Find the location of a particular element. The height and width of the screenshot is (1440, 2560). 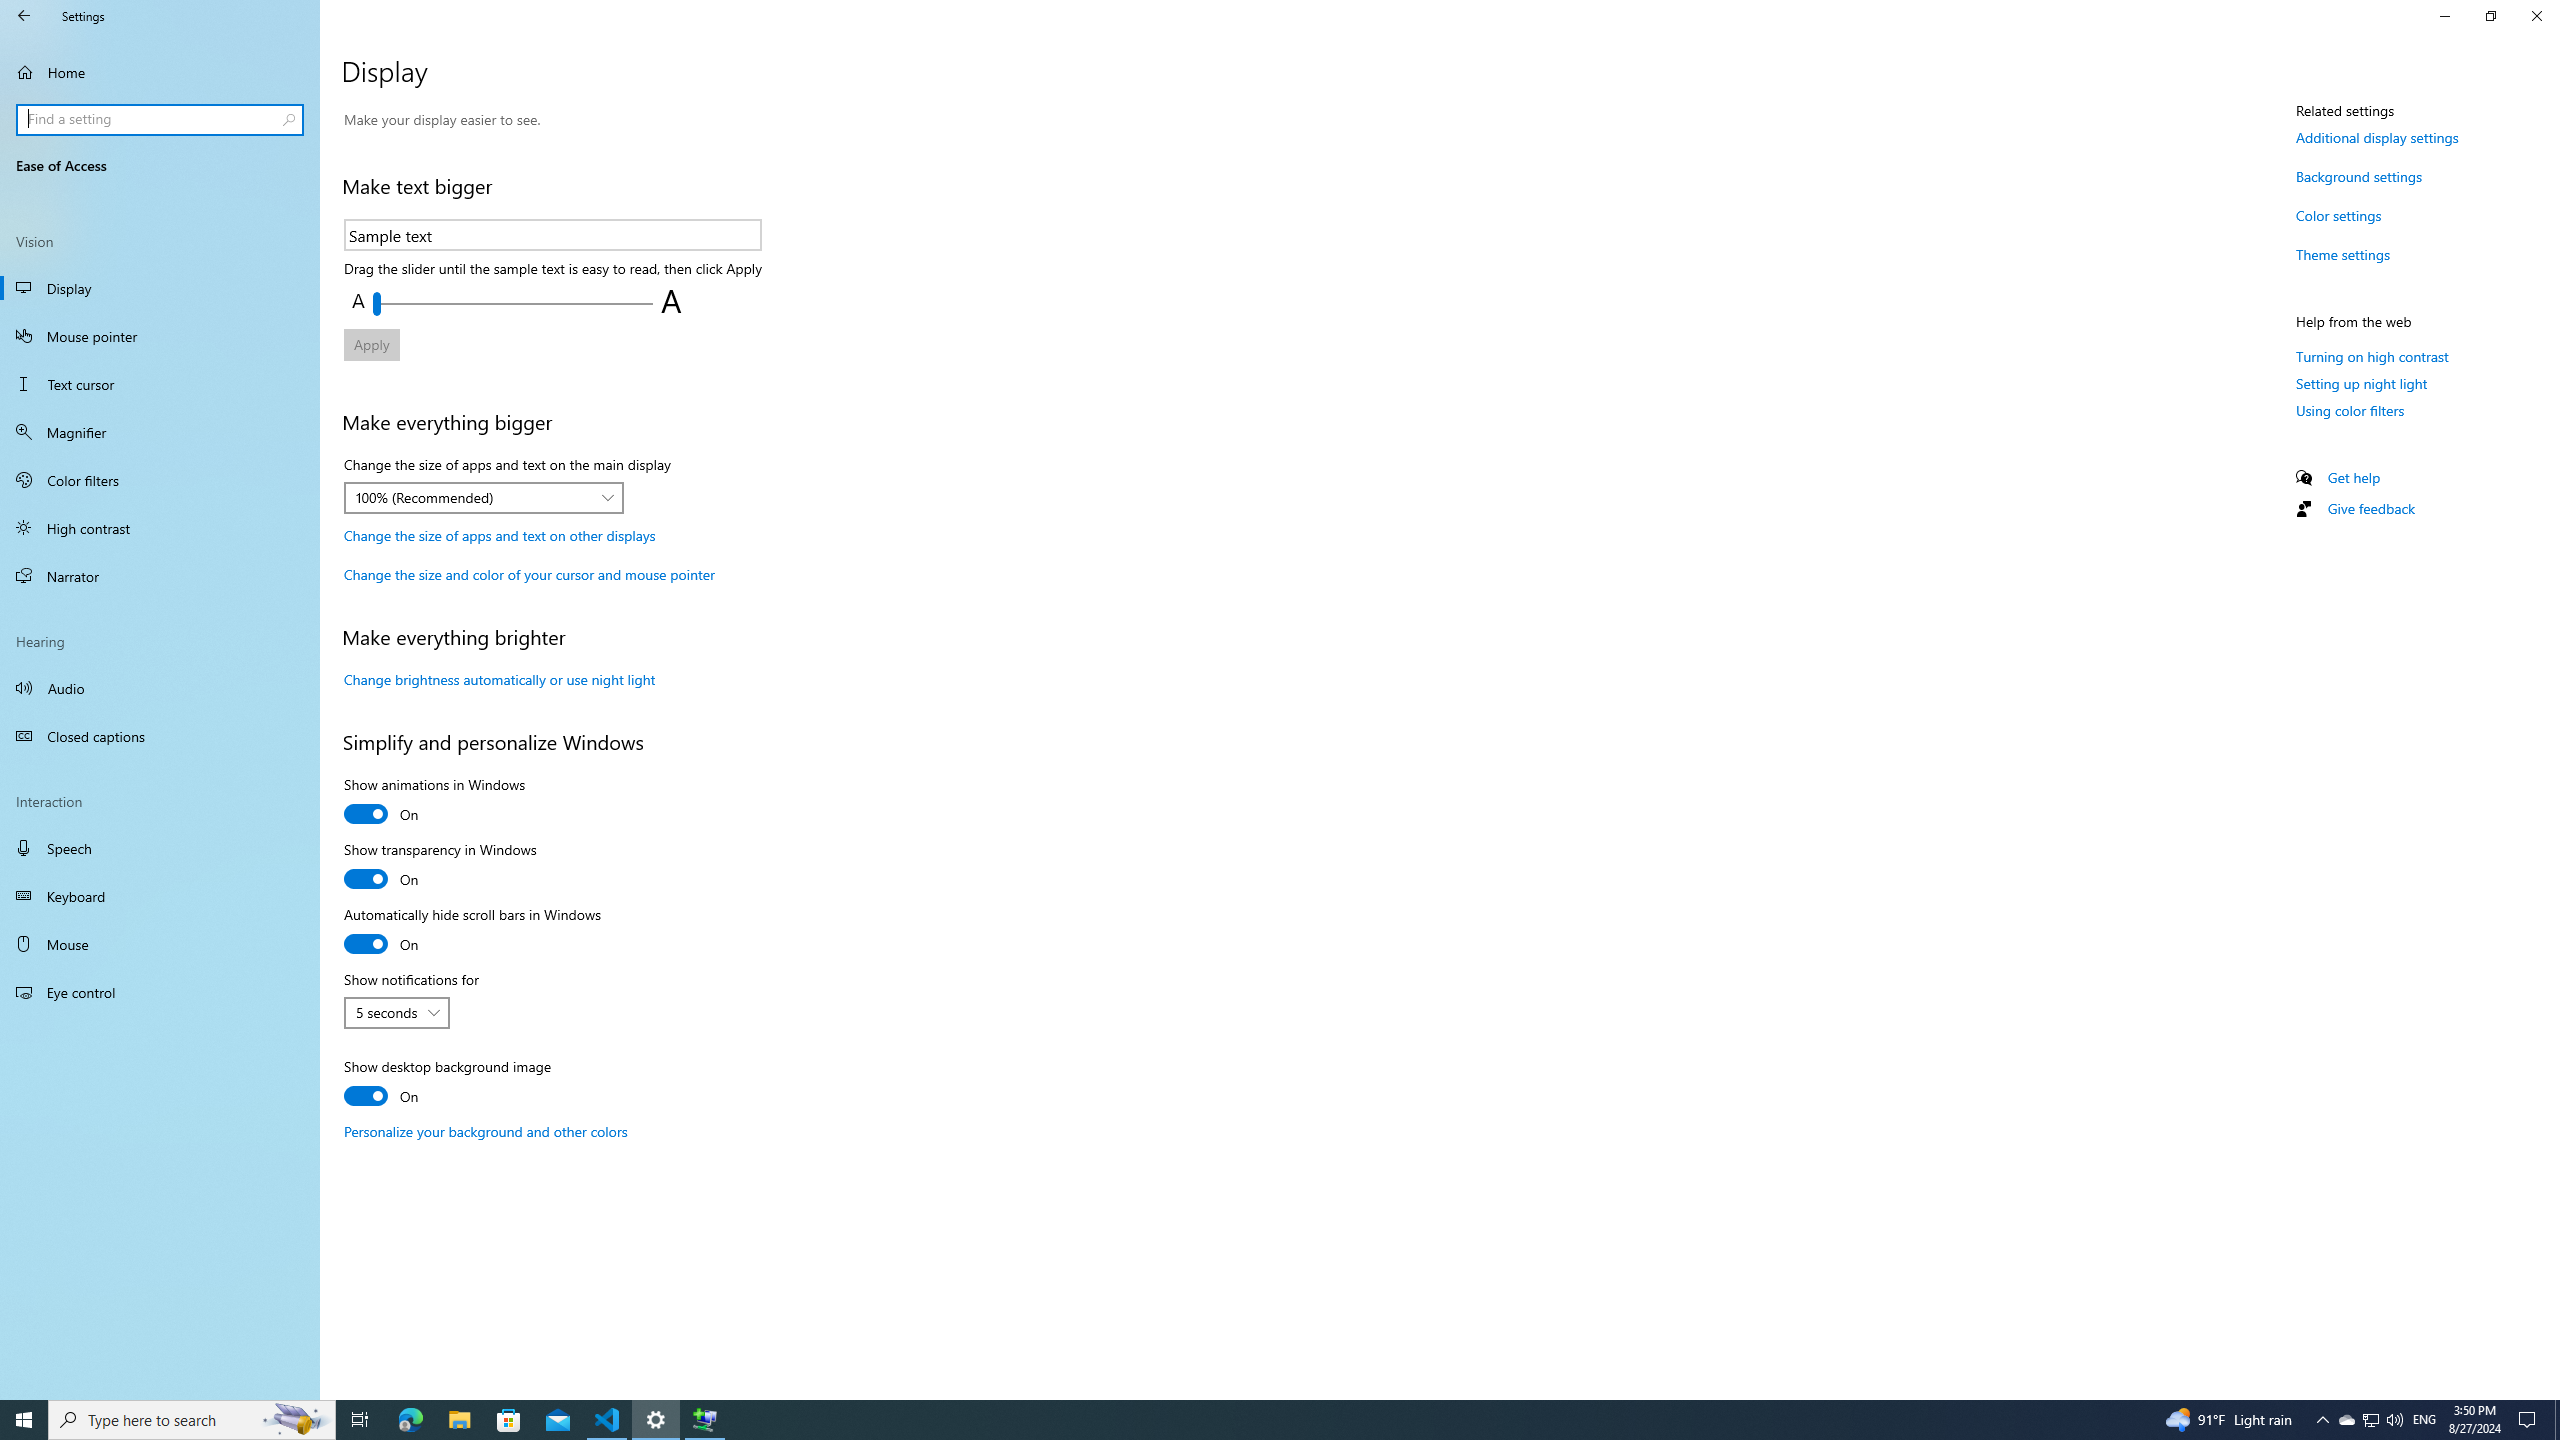

'Audio' is located at coordinates (159, 686).